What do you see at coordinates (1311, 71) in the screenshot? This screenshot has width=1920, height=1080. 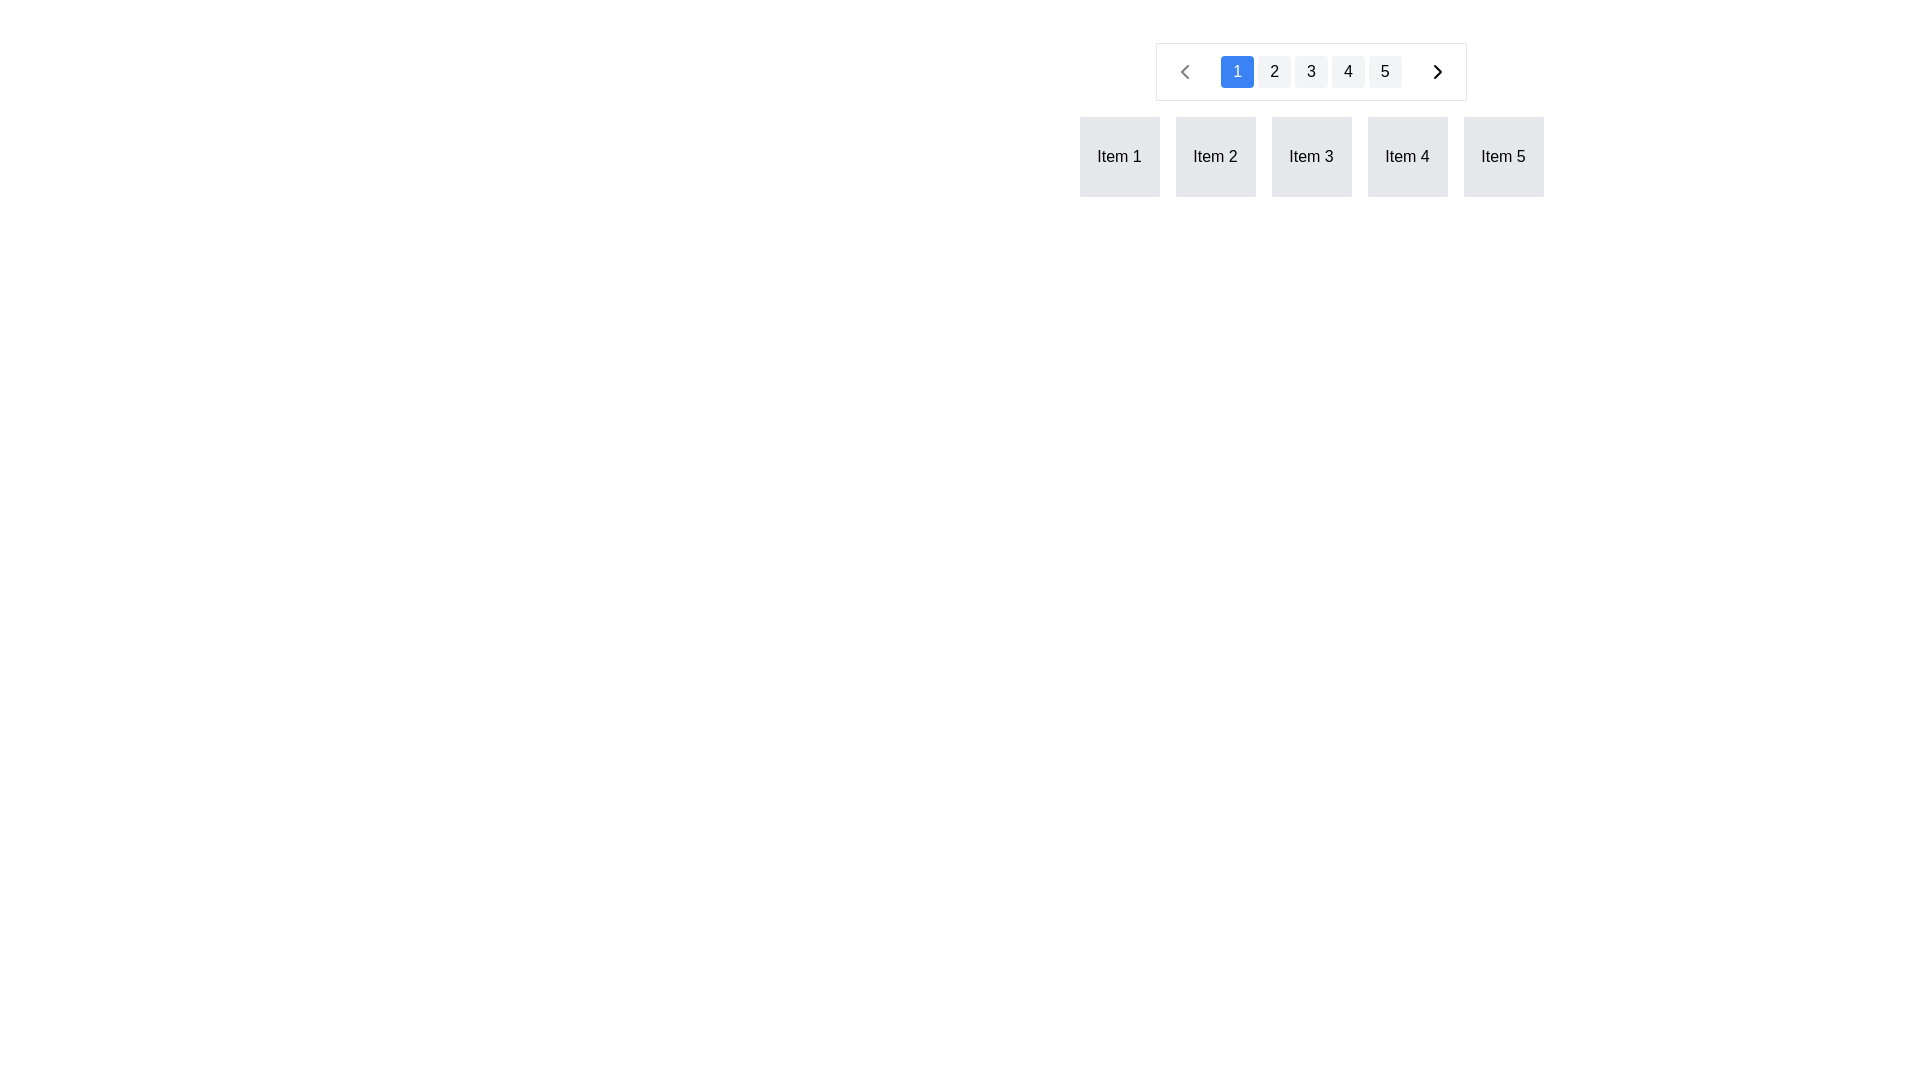 I see `the pagination button, which is the third button from the left in a row of five buttons, to trigger the hover effect` at bounding box center [1311, 71].